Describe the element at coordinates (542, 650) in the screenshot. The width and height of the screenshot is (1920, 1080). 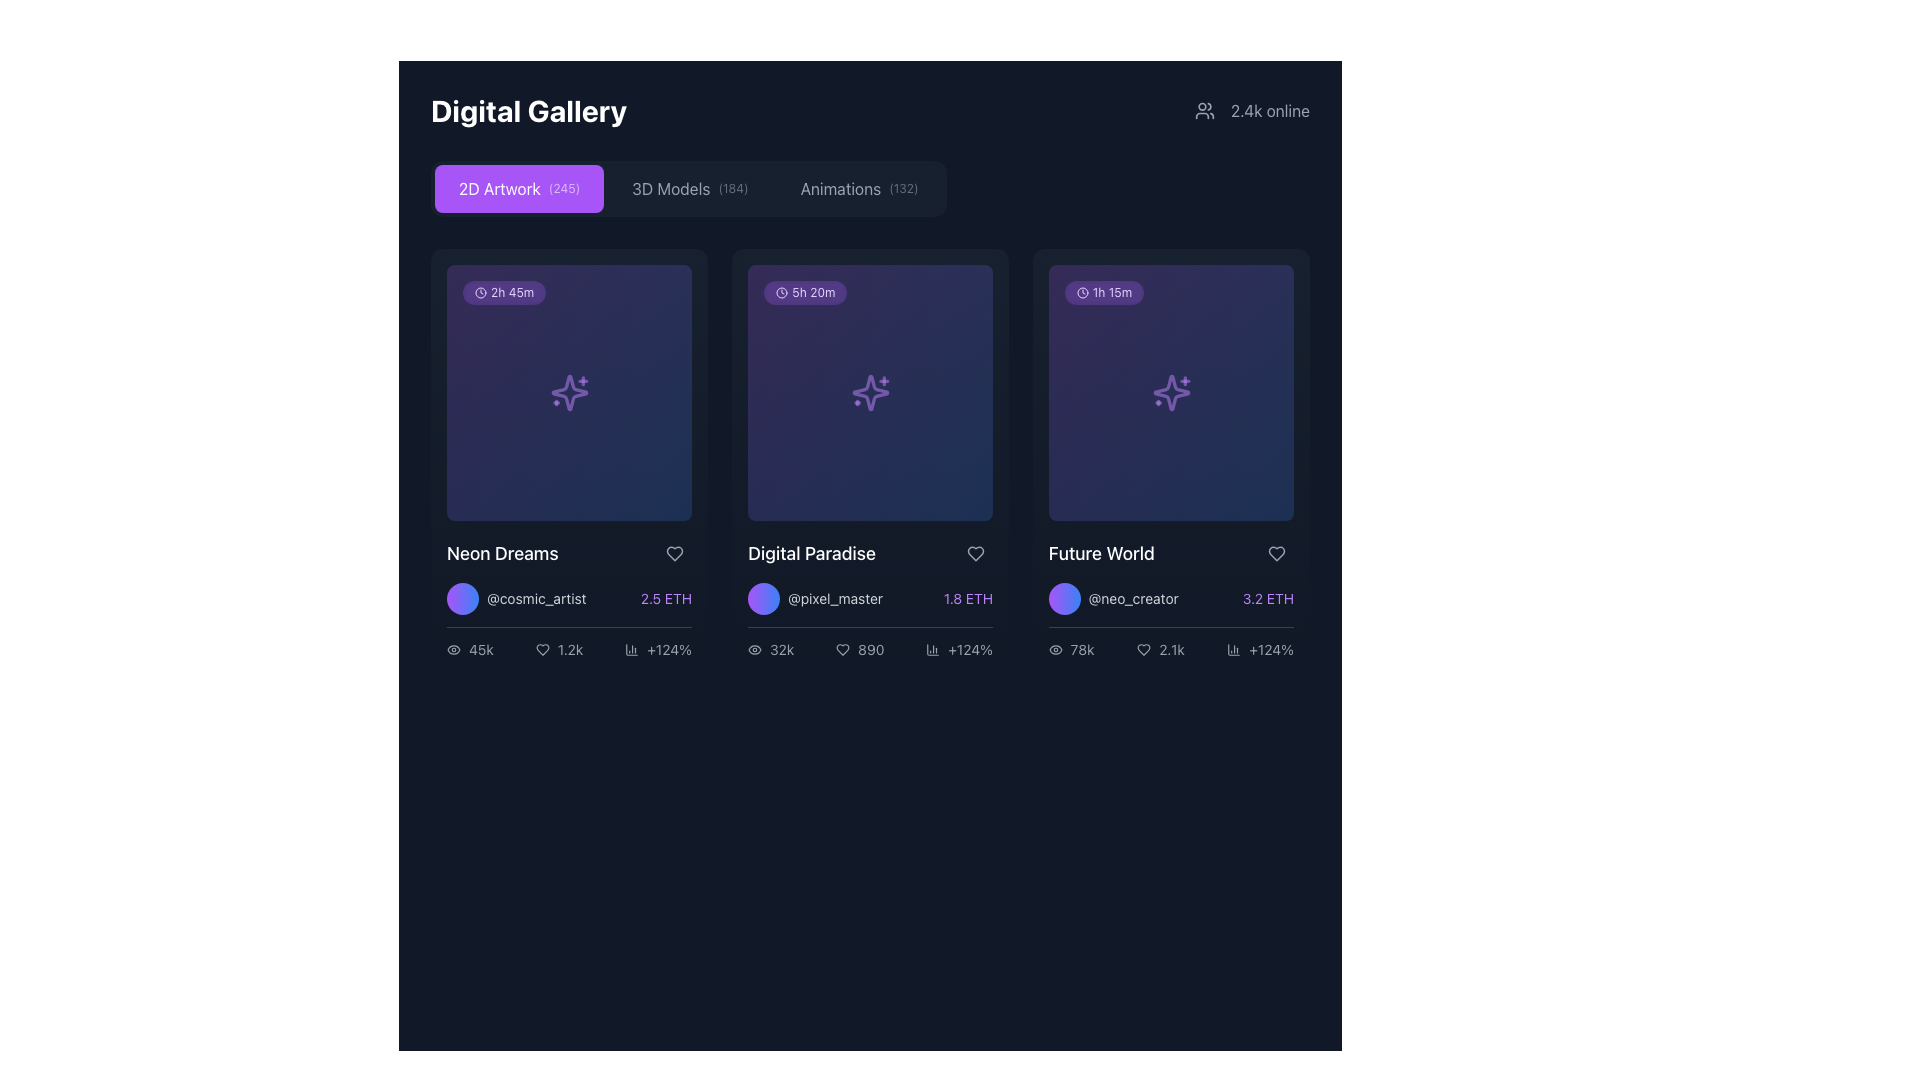
I see `the heart icon located at the bottom-right corner of the 'Neon Dreams' card to like or favorite the artwork` at that location.